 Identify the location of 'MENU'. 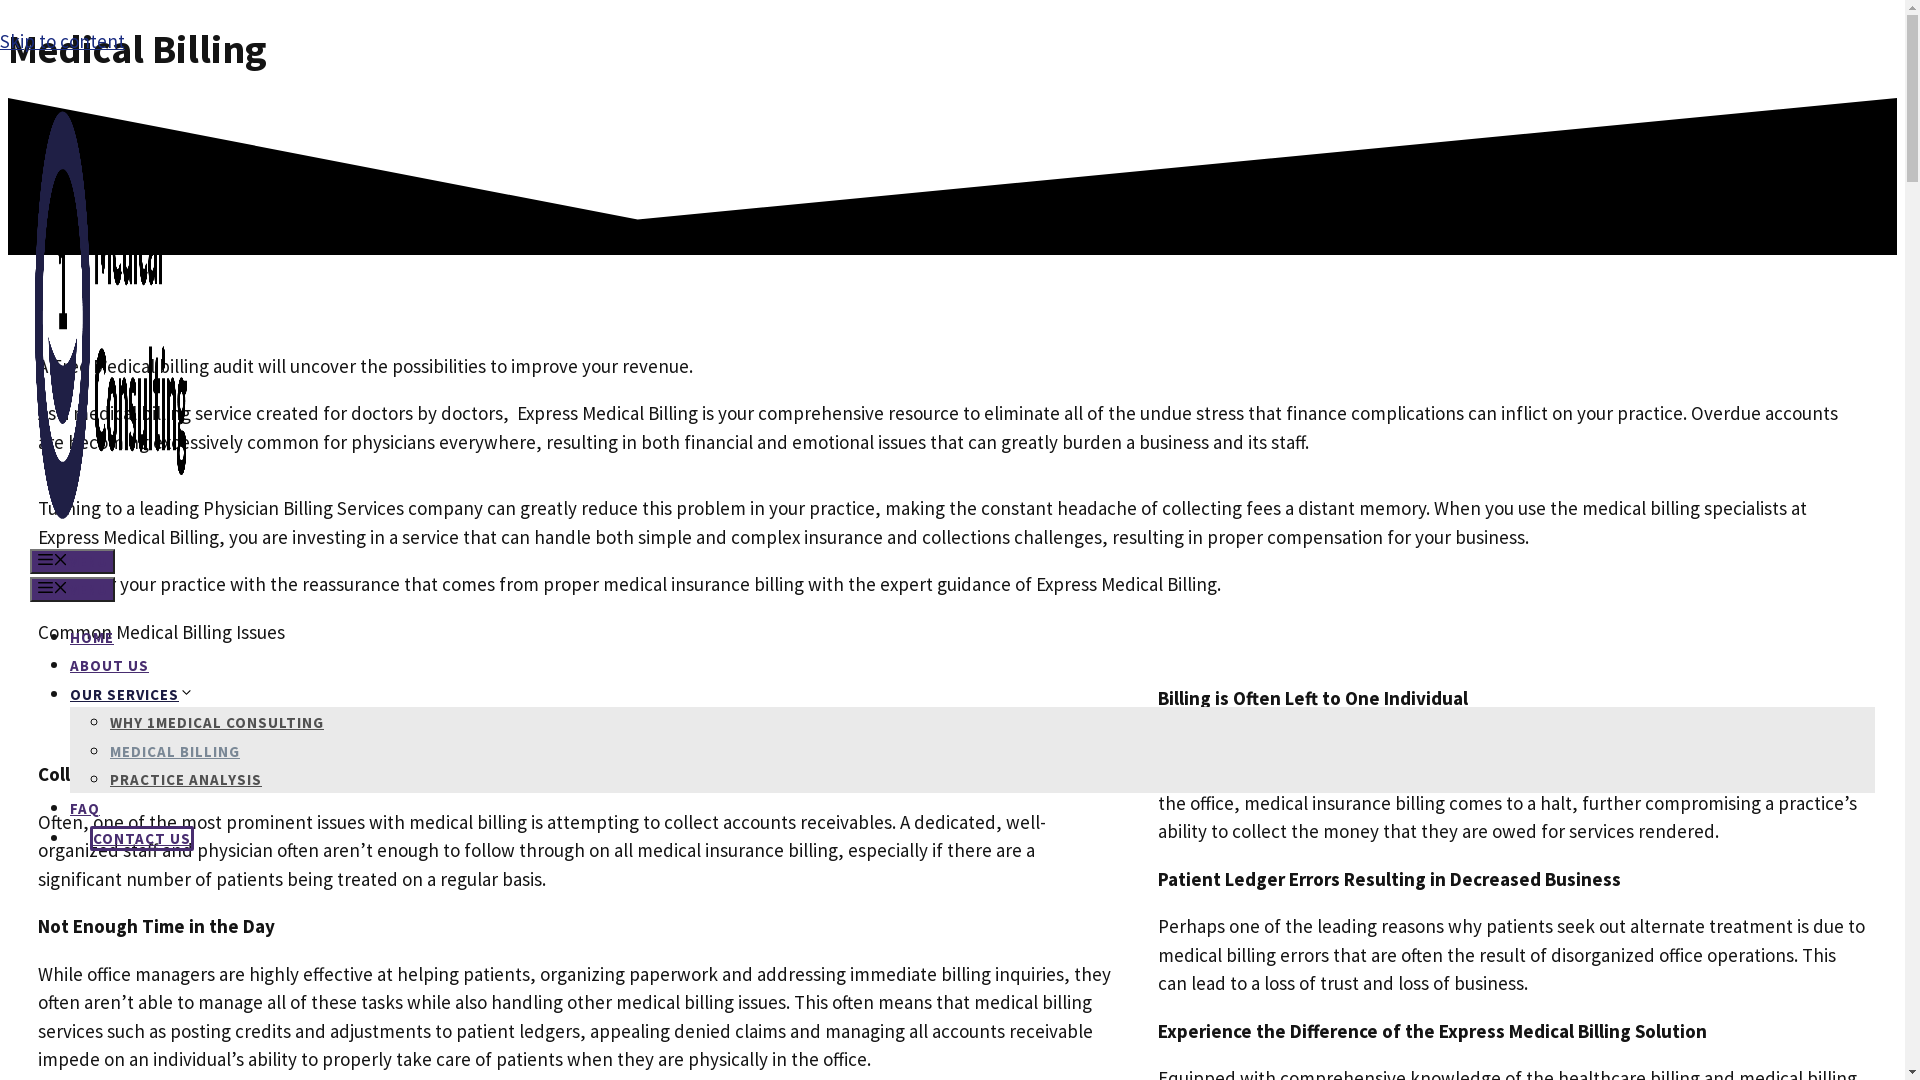
(29, 561).